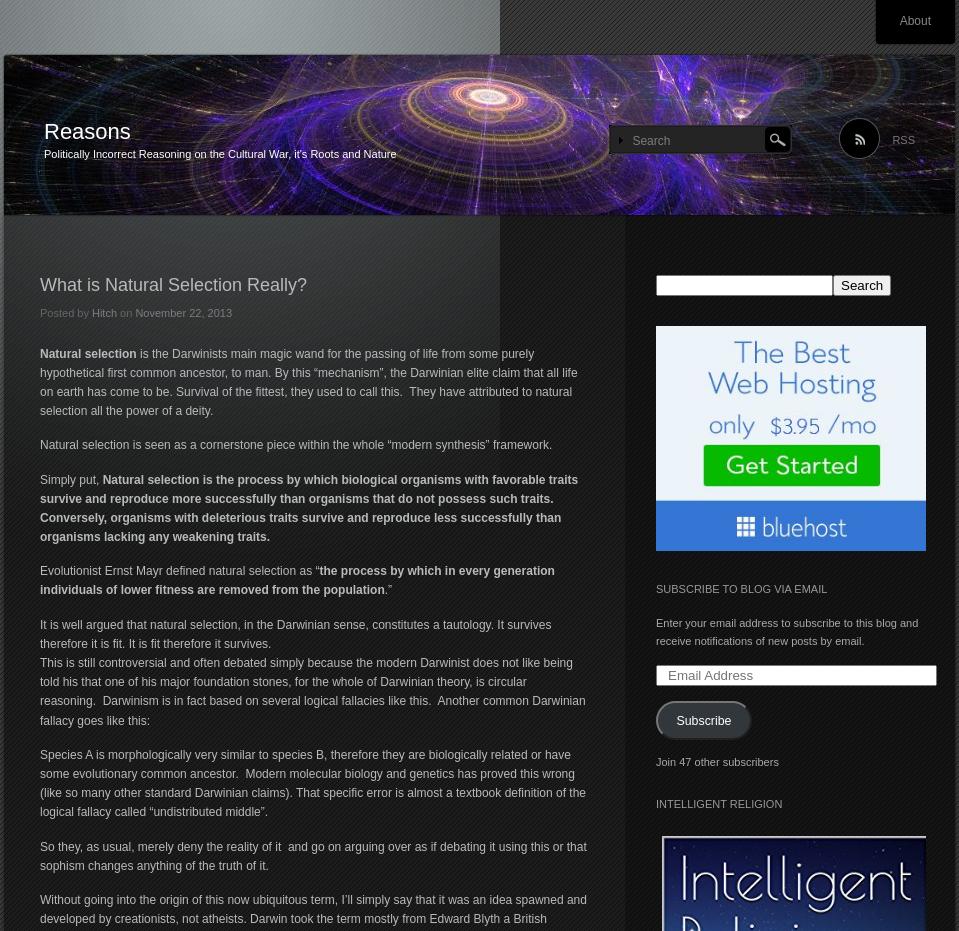 The image size is (959, 931). What do you see at coordinates (311, 690) in the screenshot?
I see `'This is still controversial and often debated simply because the modern Darwinist does not like being told his that one of his major foundation stones, for the whole of Darwinian theory, is circular reasoning.  Darwinism is in fact based on several logical fallacies like this.  Another common Darwinian fallacy goes like this:'` at bounding box center [311, 690].